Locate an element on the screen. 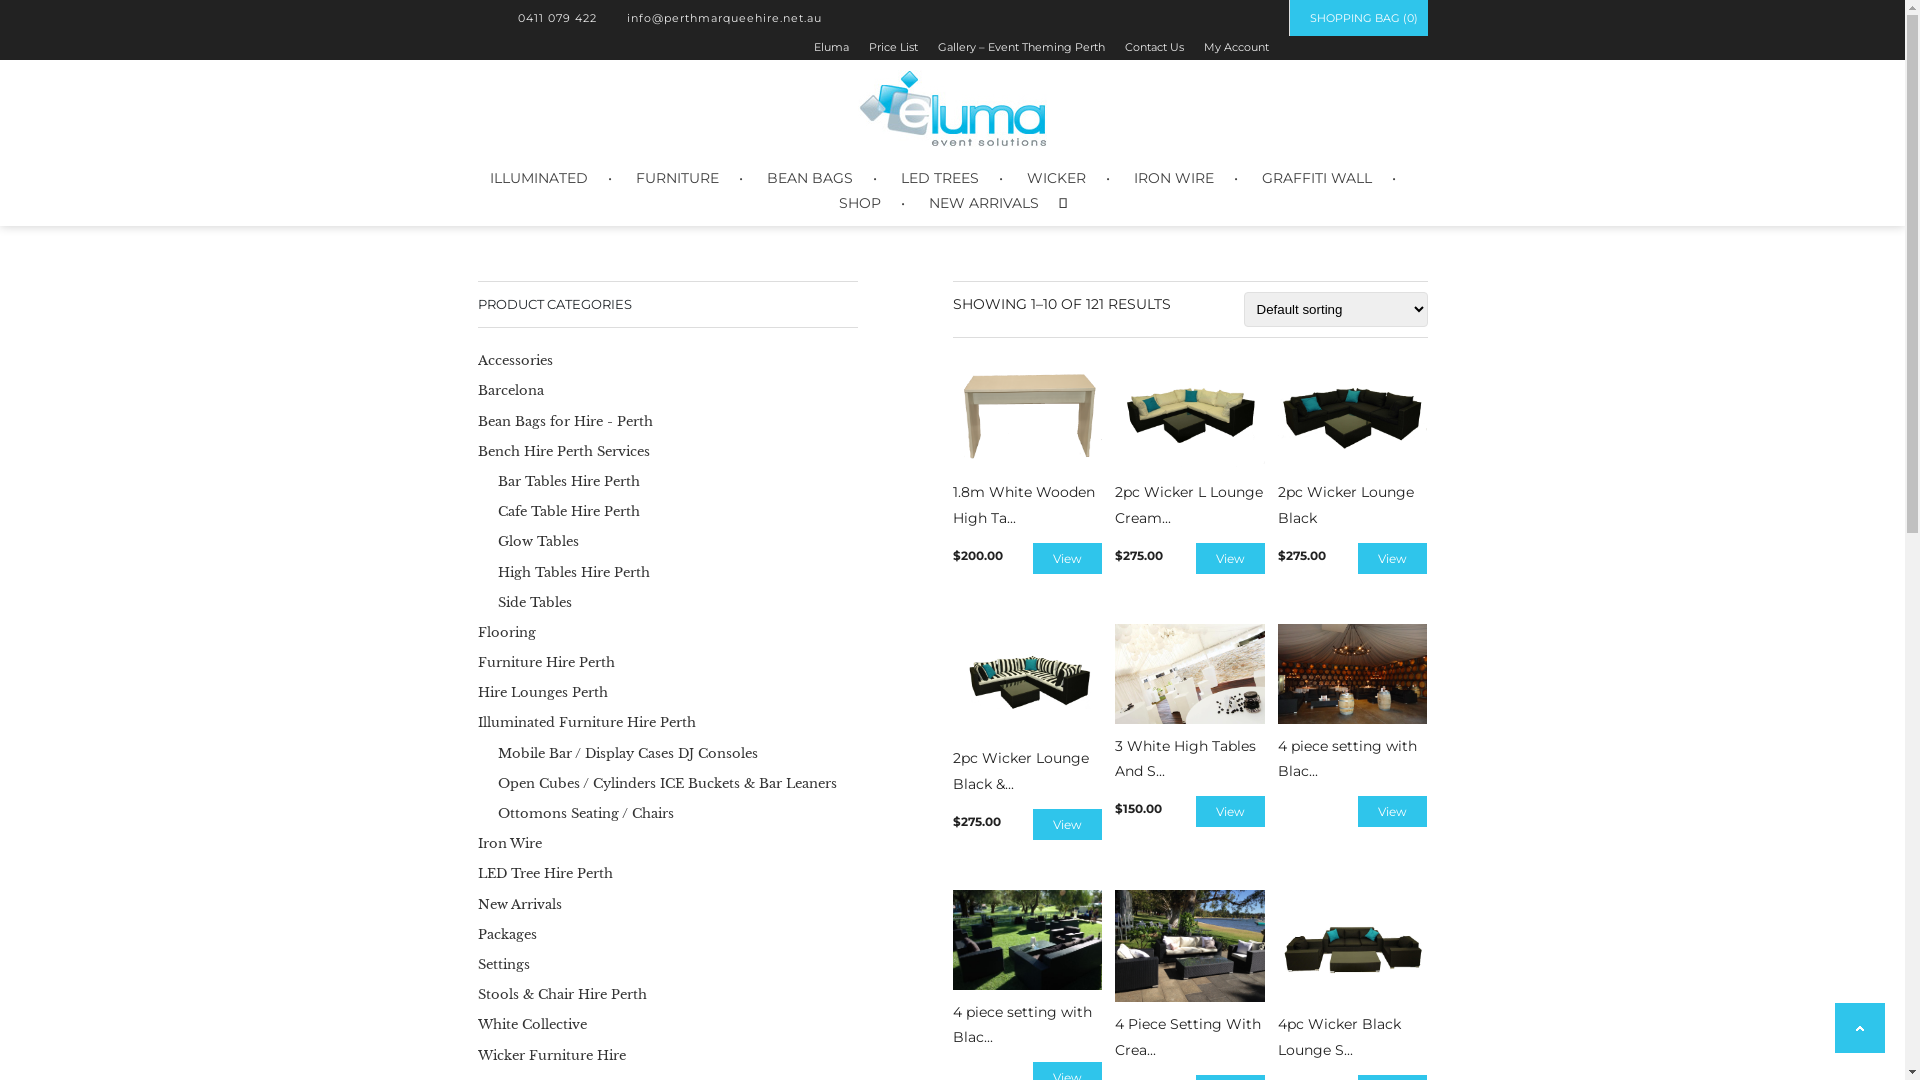 Image resolution: width=1920 pixels, height=1080 pixels. 'Contact Us' is located at coordinates (1153, 45).